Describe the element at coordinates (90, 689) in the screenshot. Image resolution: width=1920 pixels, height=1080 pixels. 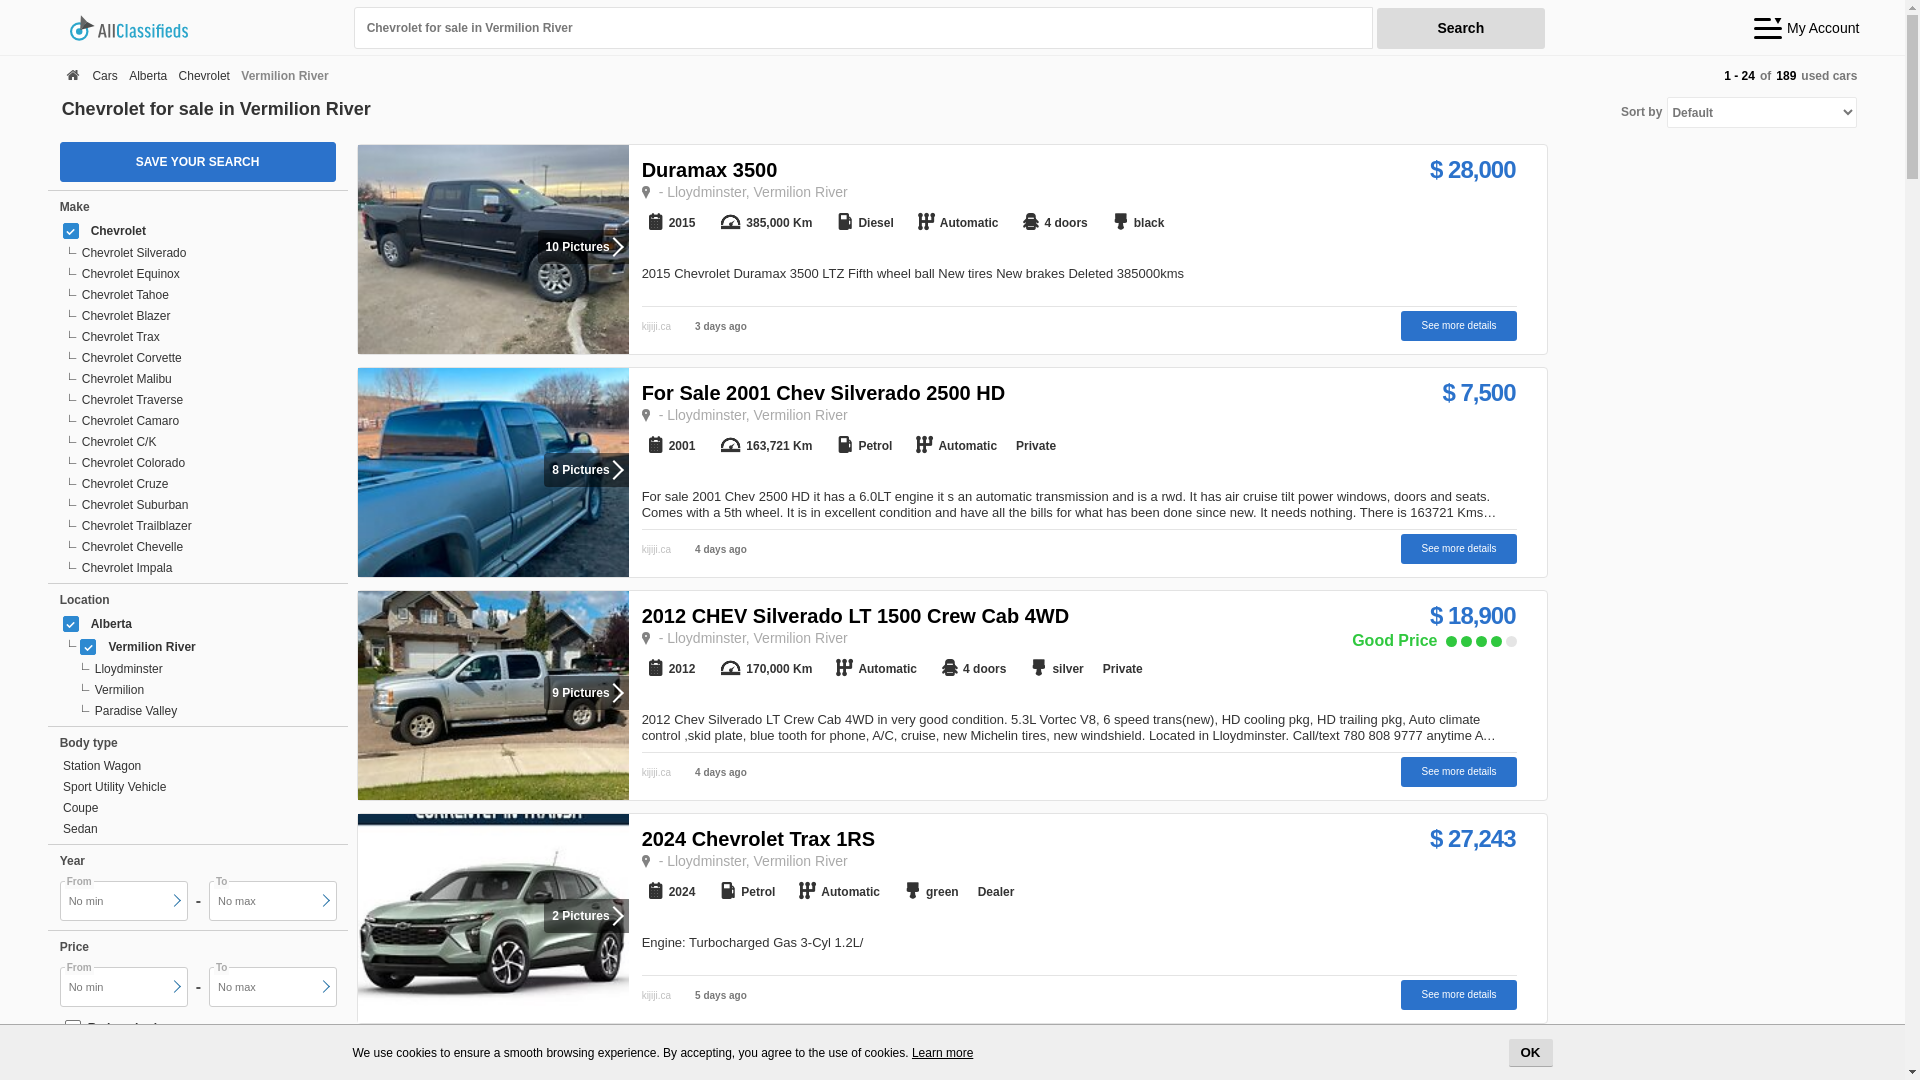
I see `'Vermilion'` at that location.